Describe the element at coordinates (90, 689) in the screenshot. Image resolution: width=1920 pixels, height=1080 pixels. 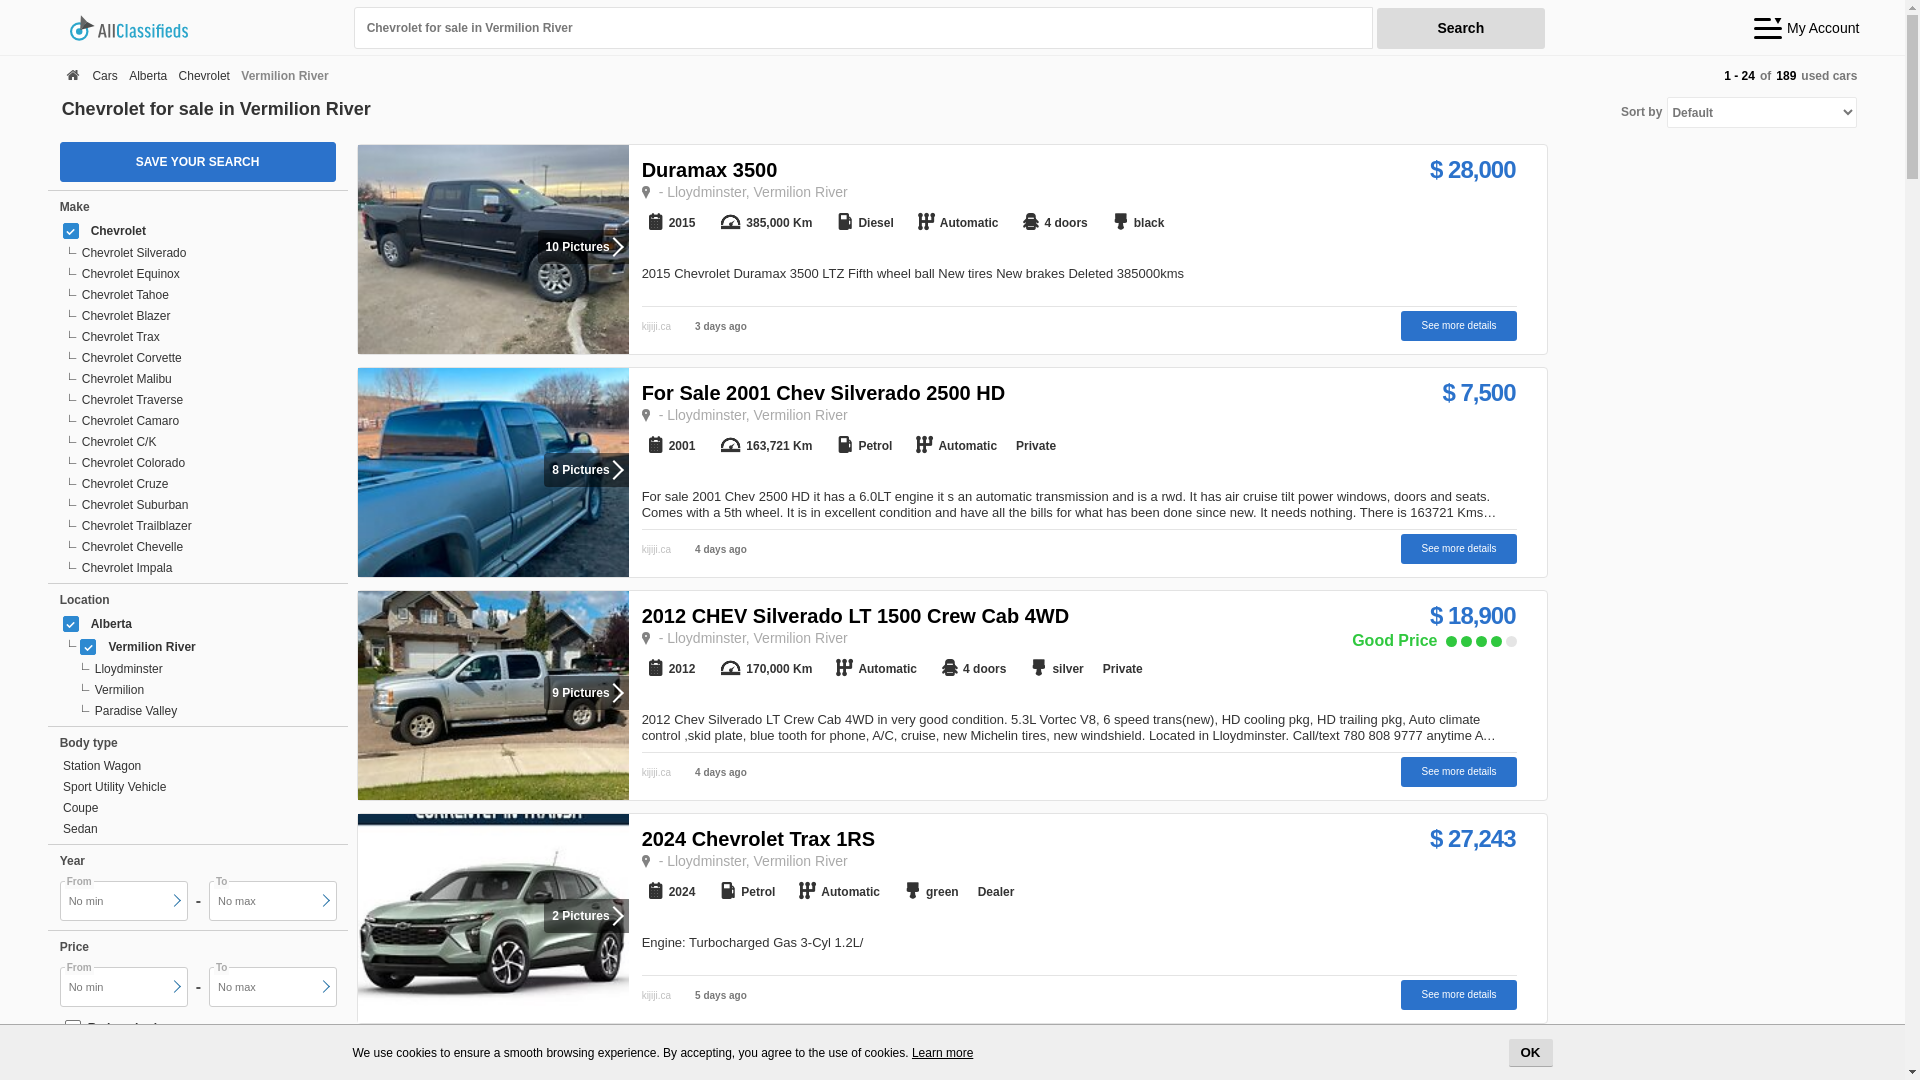
I see `'Vermilion'` at that location.